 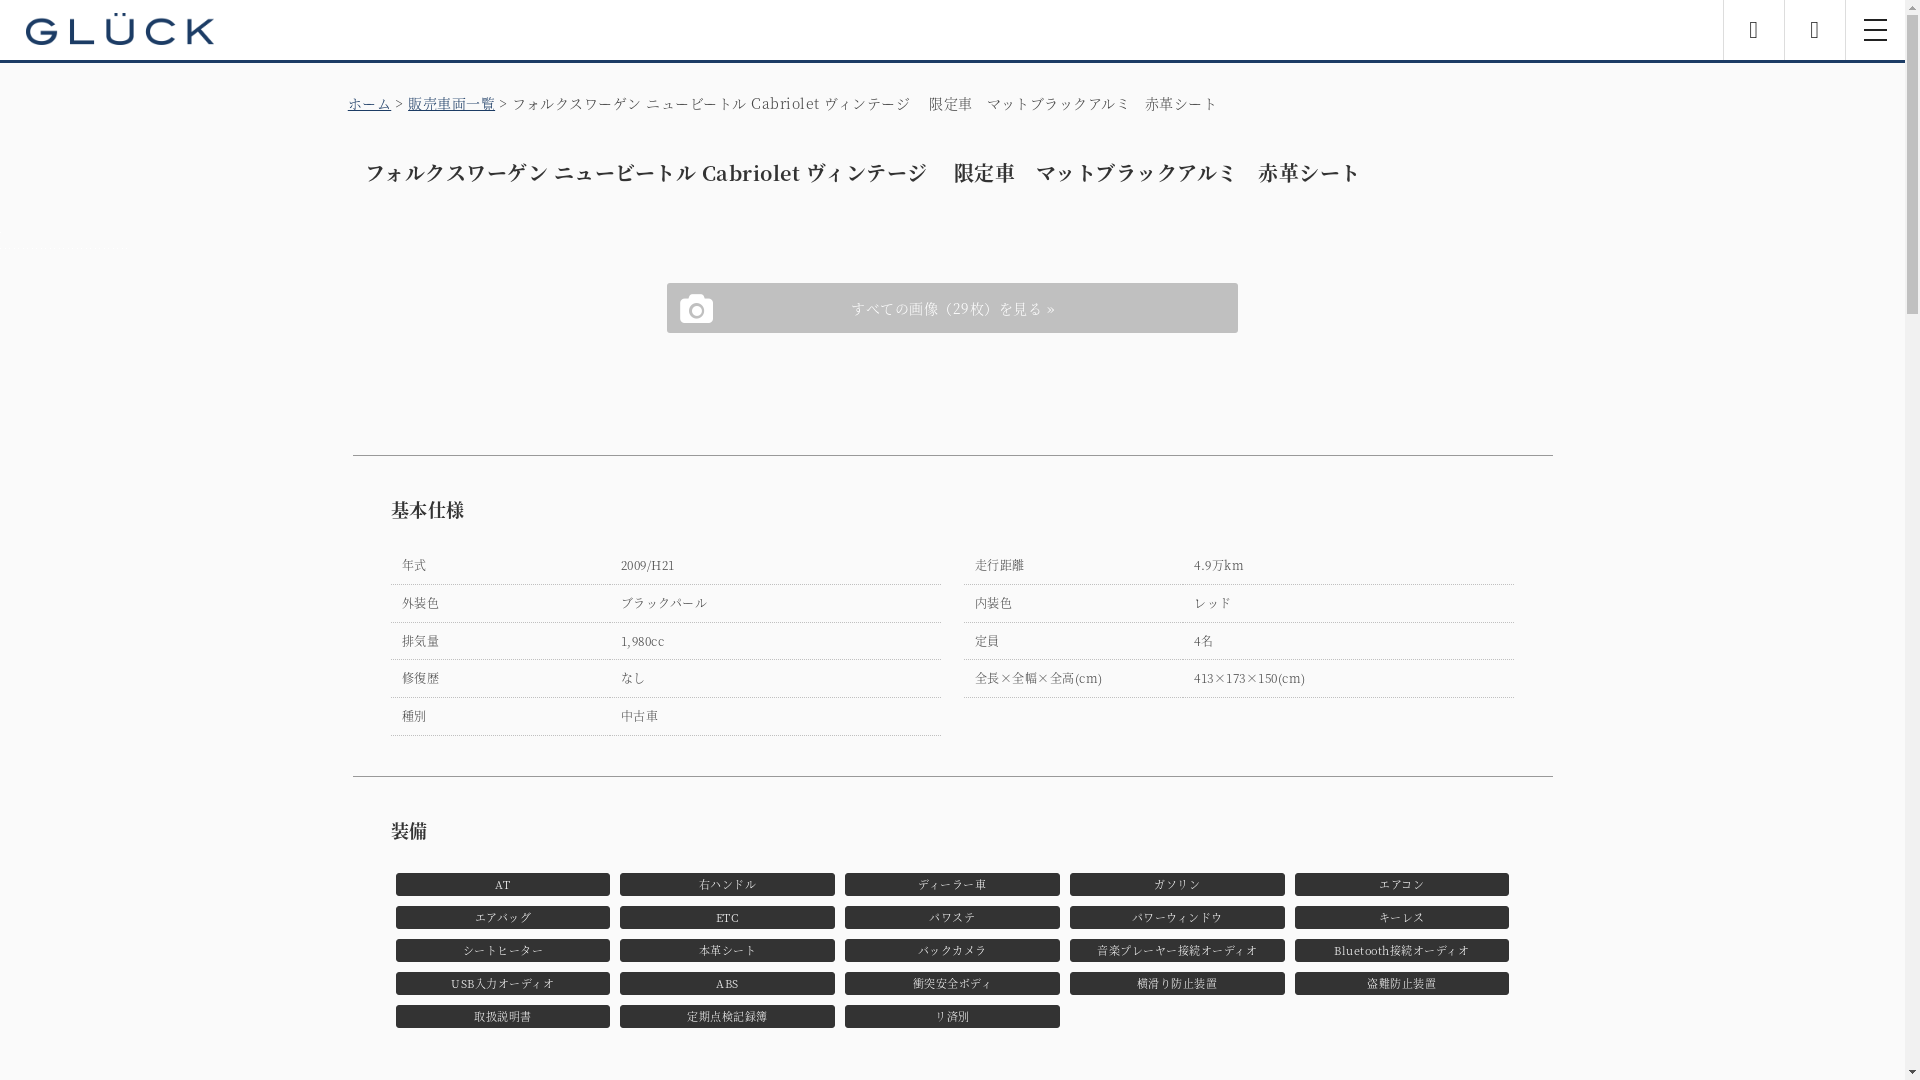 What do you see at coordinates (1752, 30) in the screenshot?
I see `'Facebook'` at bounding box center [1752, 30].